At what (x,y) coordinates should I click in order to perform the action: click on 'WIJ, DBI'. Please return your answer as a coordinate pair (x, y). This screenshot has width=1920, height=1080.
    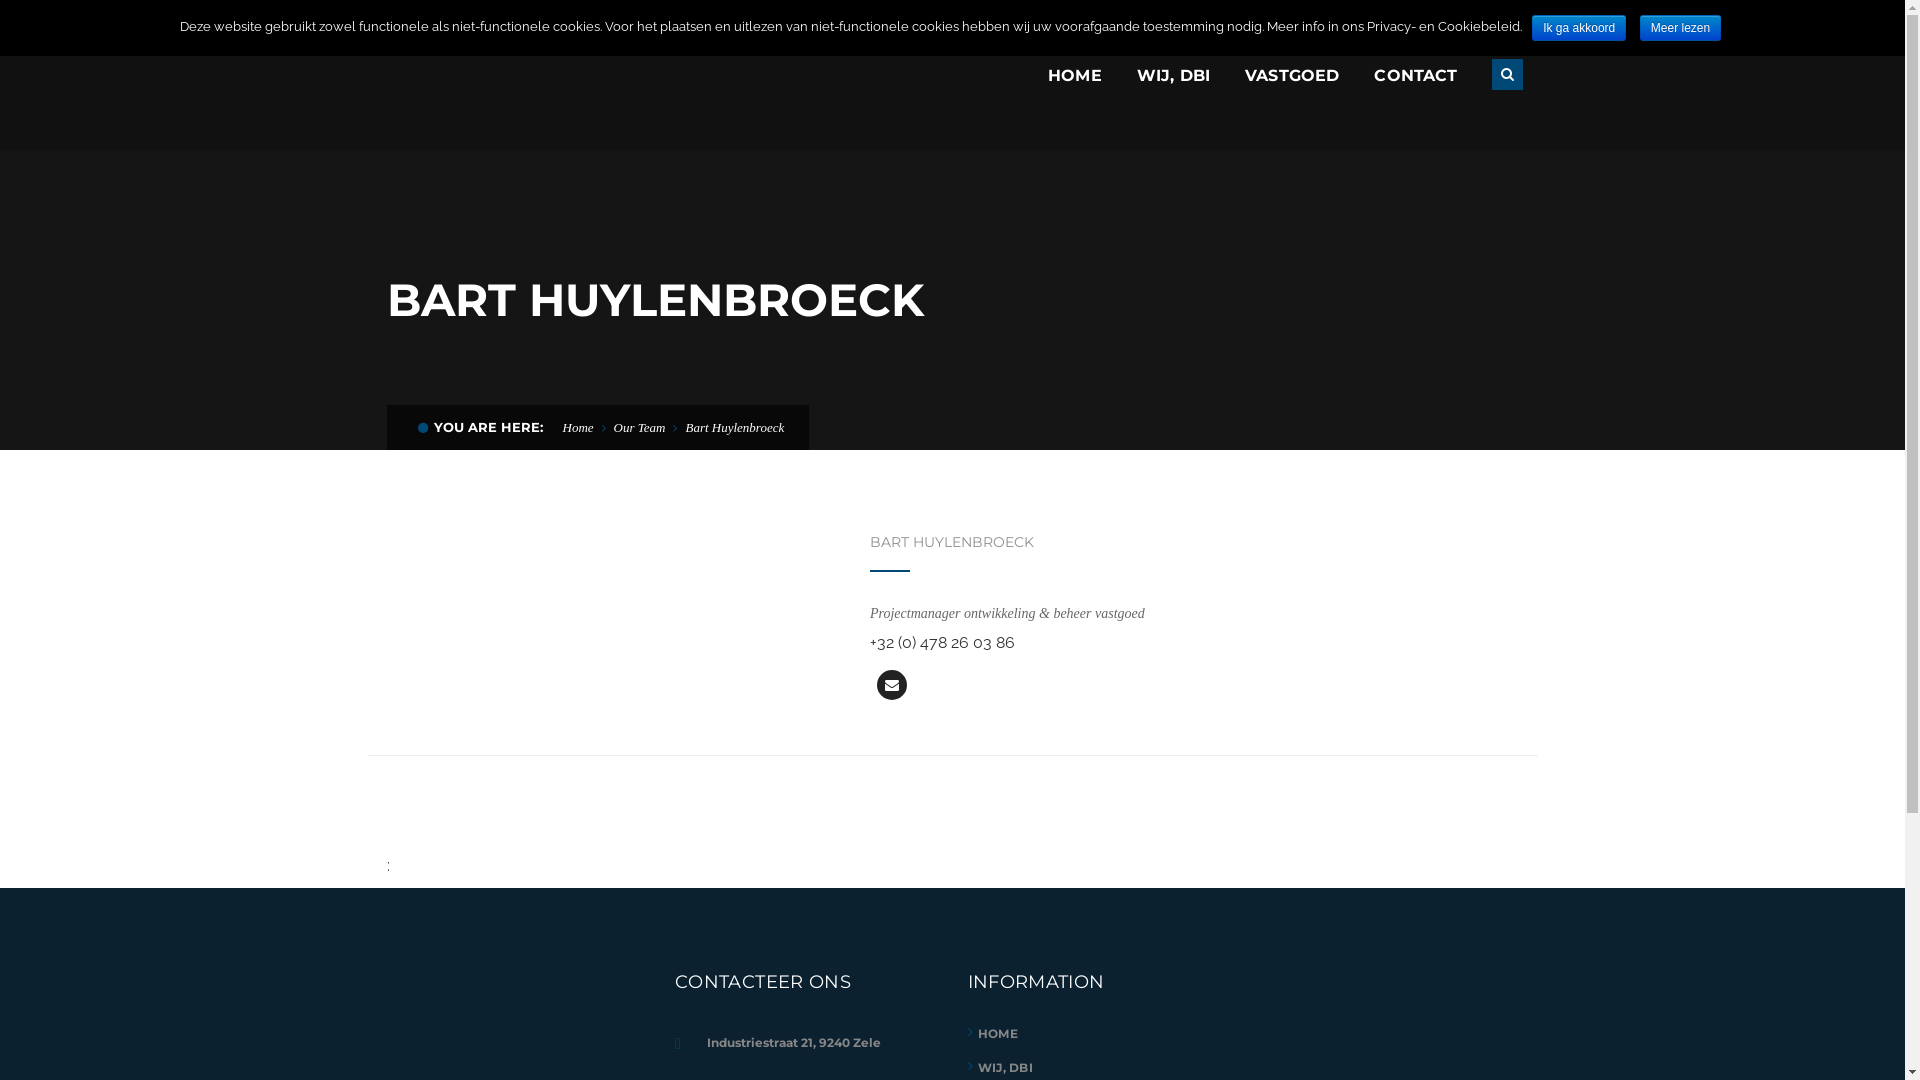
    Looking at the image, I should click on (978, 1067).